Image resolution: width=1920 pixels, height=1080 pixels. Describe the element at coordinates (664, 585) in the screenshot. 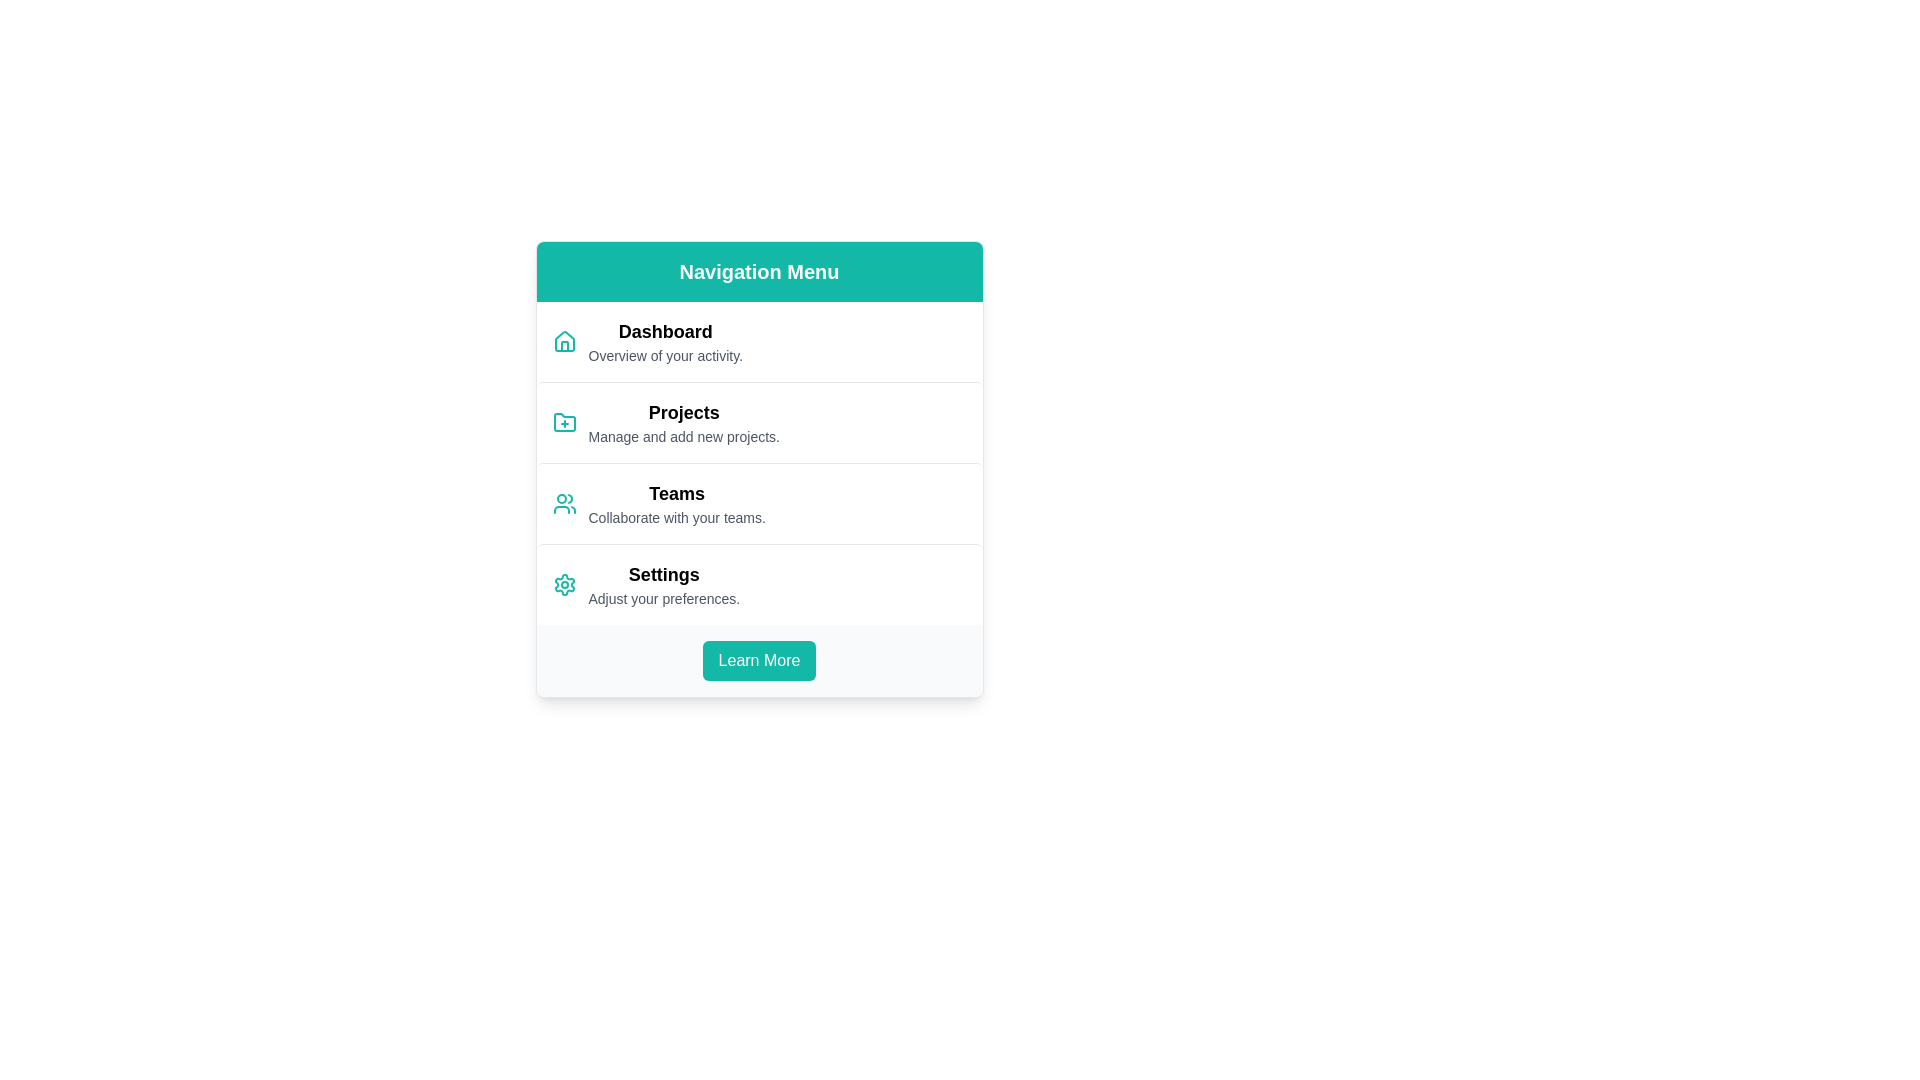

I see `the 'Settings' text option in the Navigation Menu` at that location.